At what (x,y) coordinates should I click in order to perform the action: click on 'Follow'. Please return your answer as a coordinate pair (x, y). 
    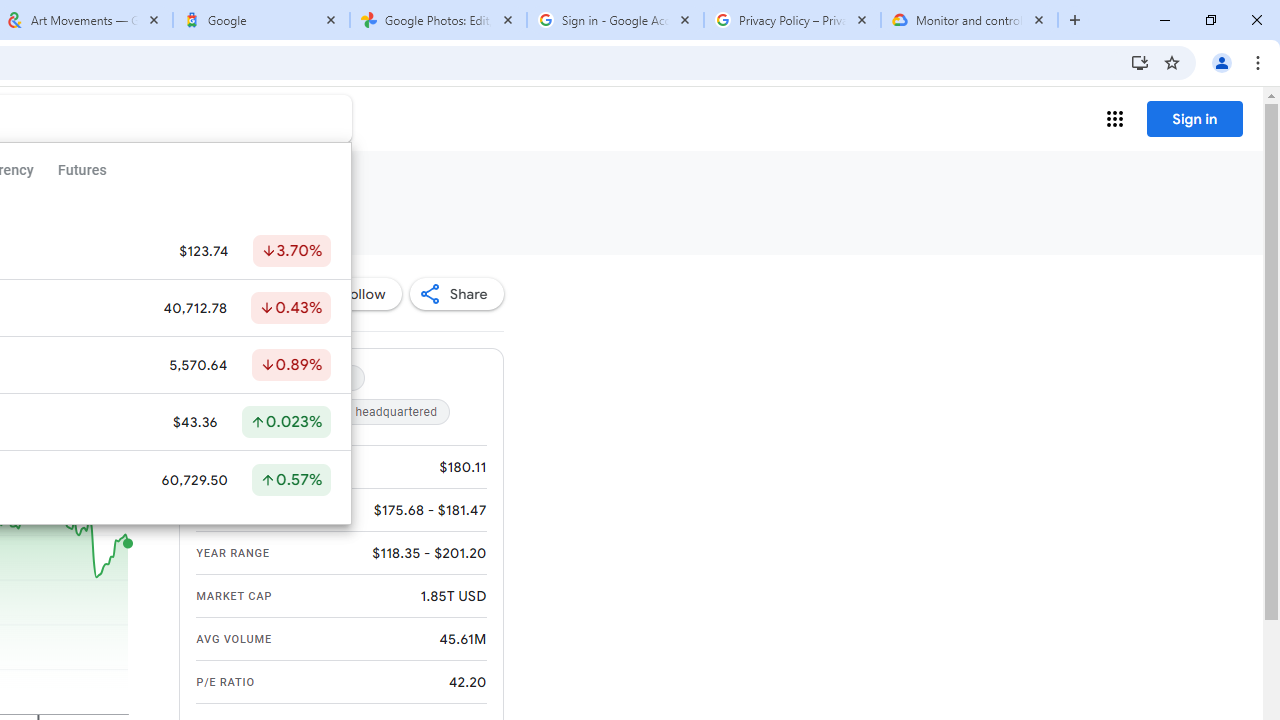
    Looking at the image, I should click on (353, 294).